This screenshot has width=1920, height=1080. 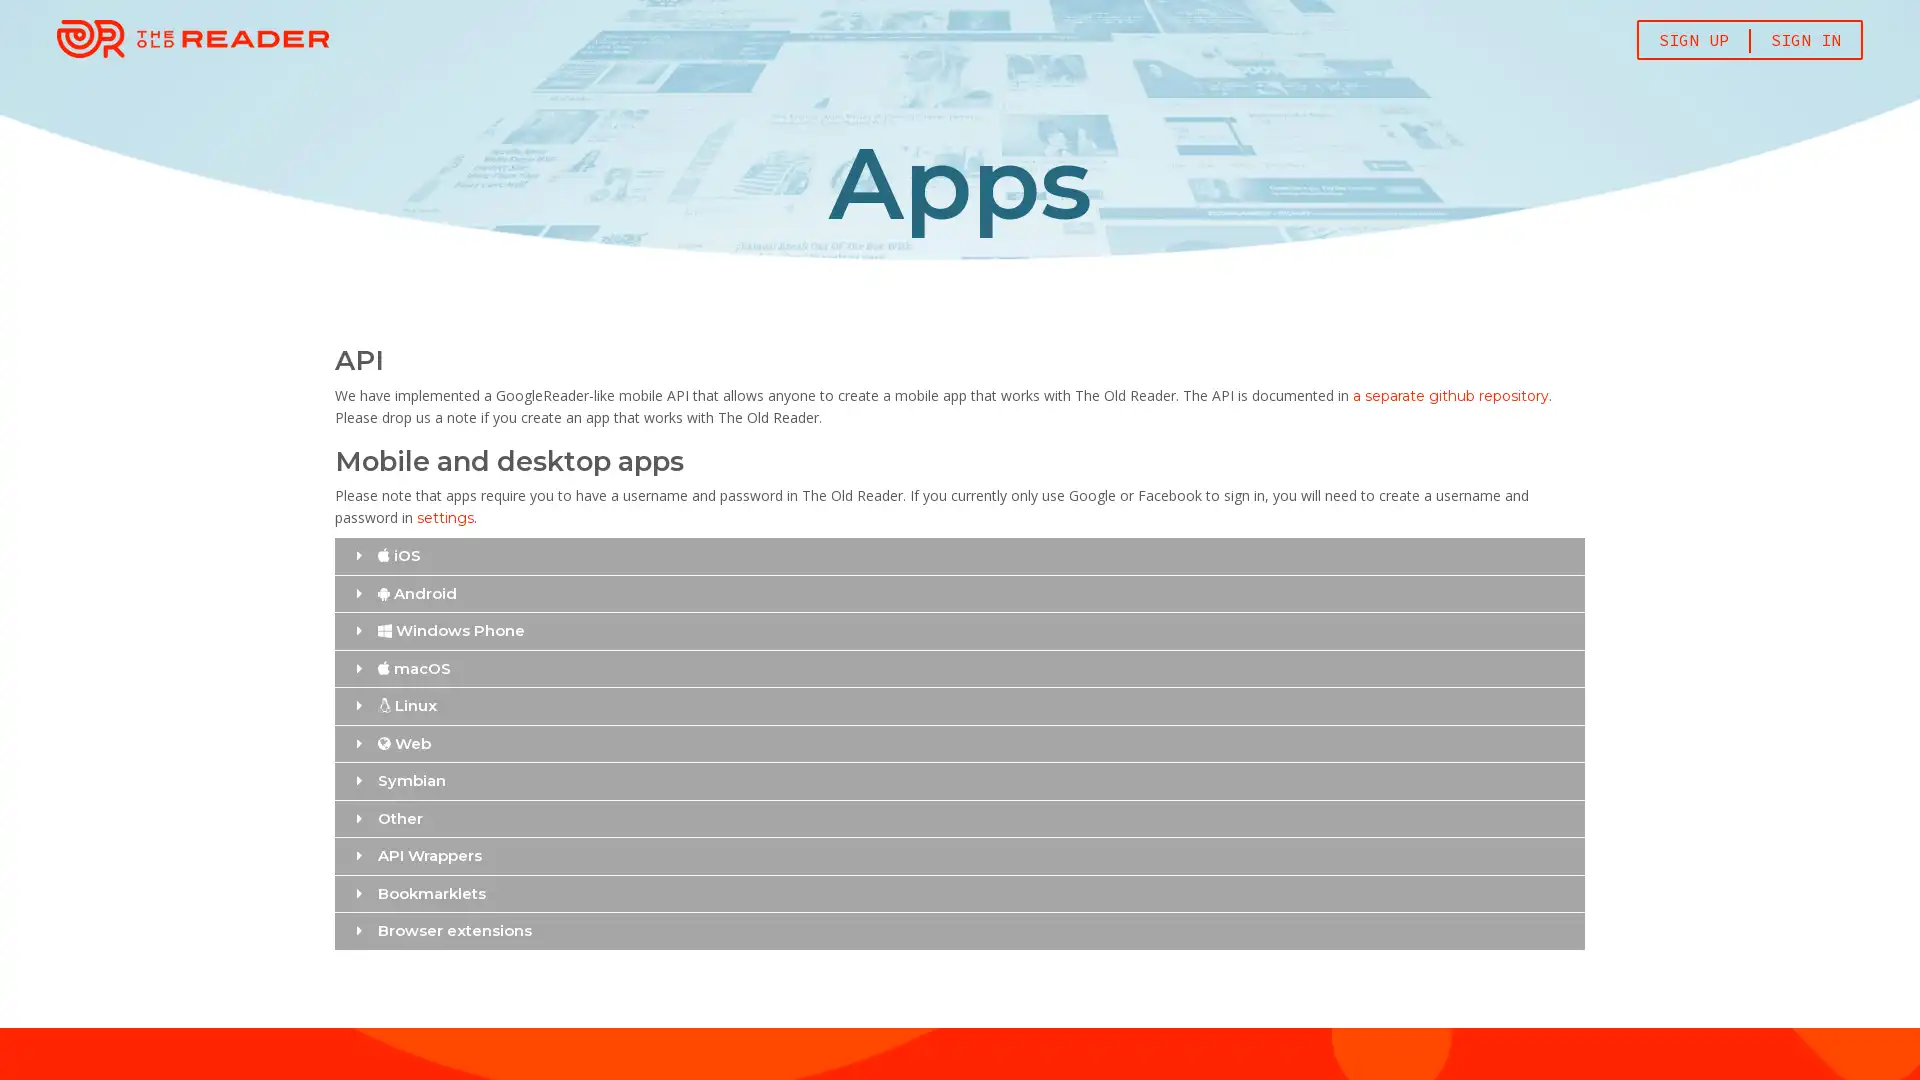 I want to click on macOS, so click(x=958, y=668).